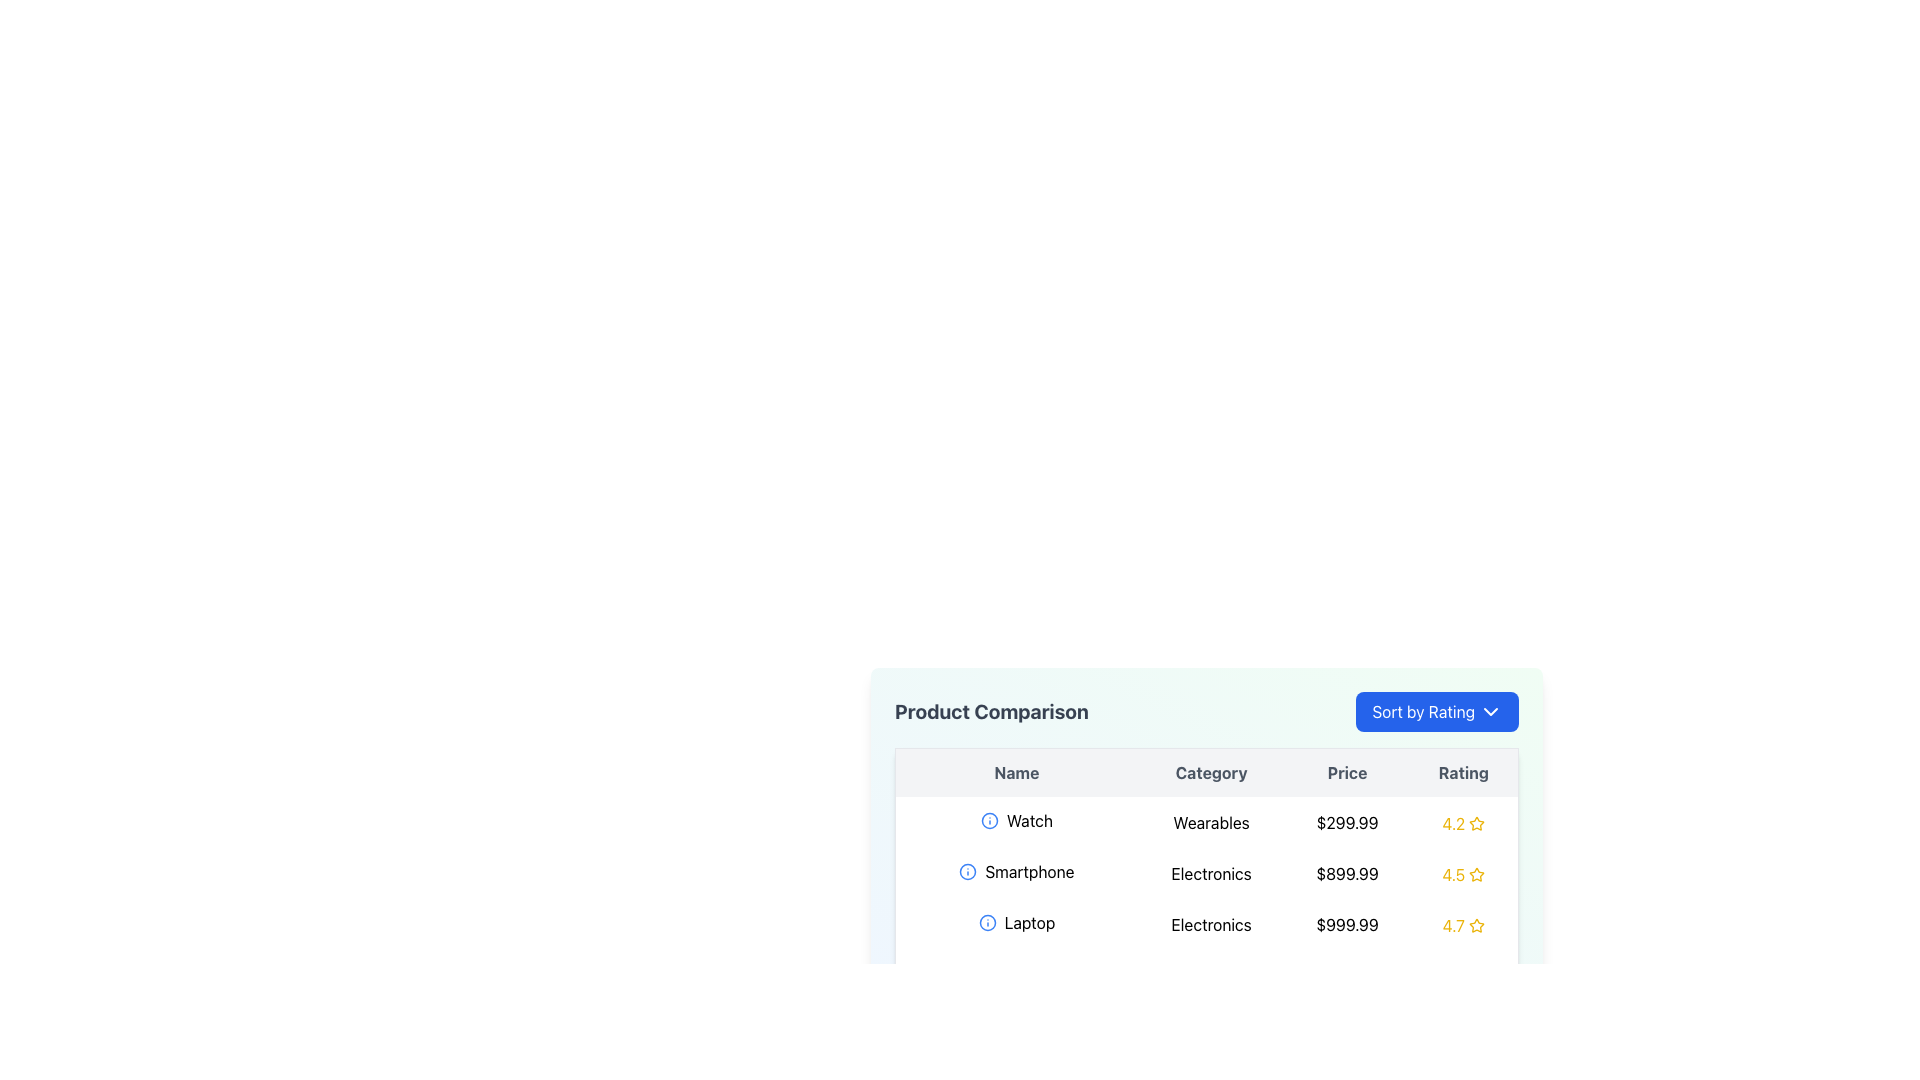  Describe the element at coordinates (1205, 821) in the screenshot. I see `the first table row displaying the product 'Watch', categorized under 'Wearables', priced at '$299.99', and rated 4.2 stars` at that location.